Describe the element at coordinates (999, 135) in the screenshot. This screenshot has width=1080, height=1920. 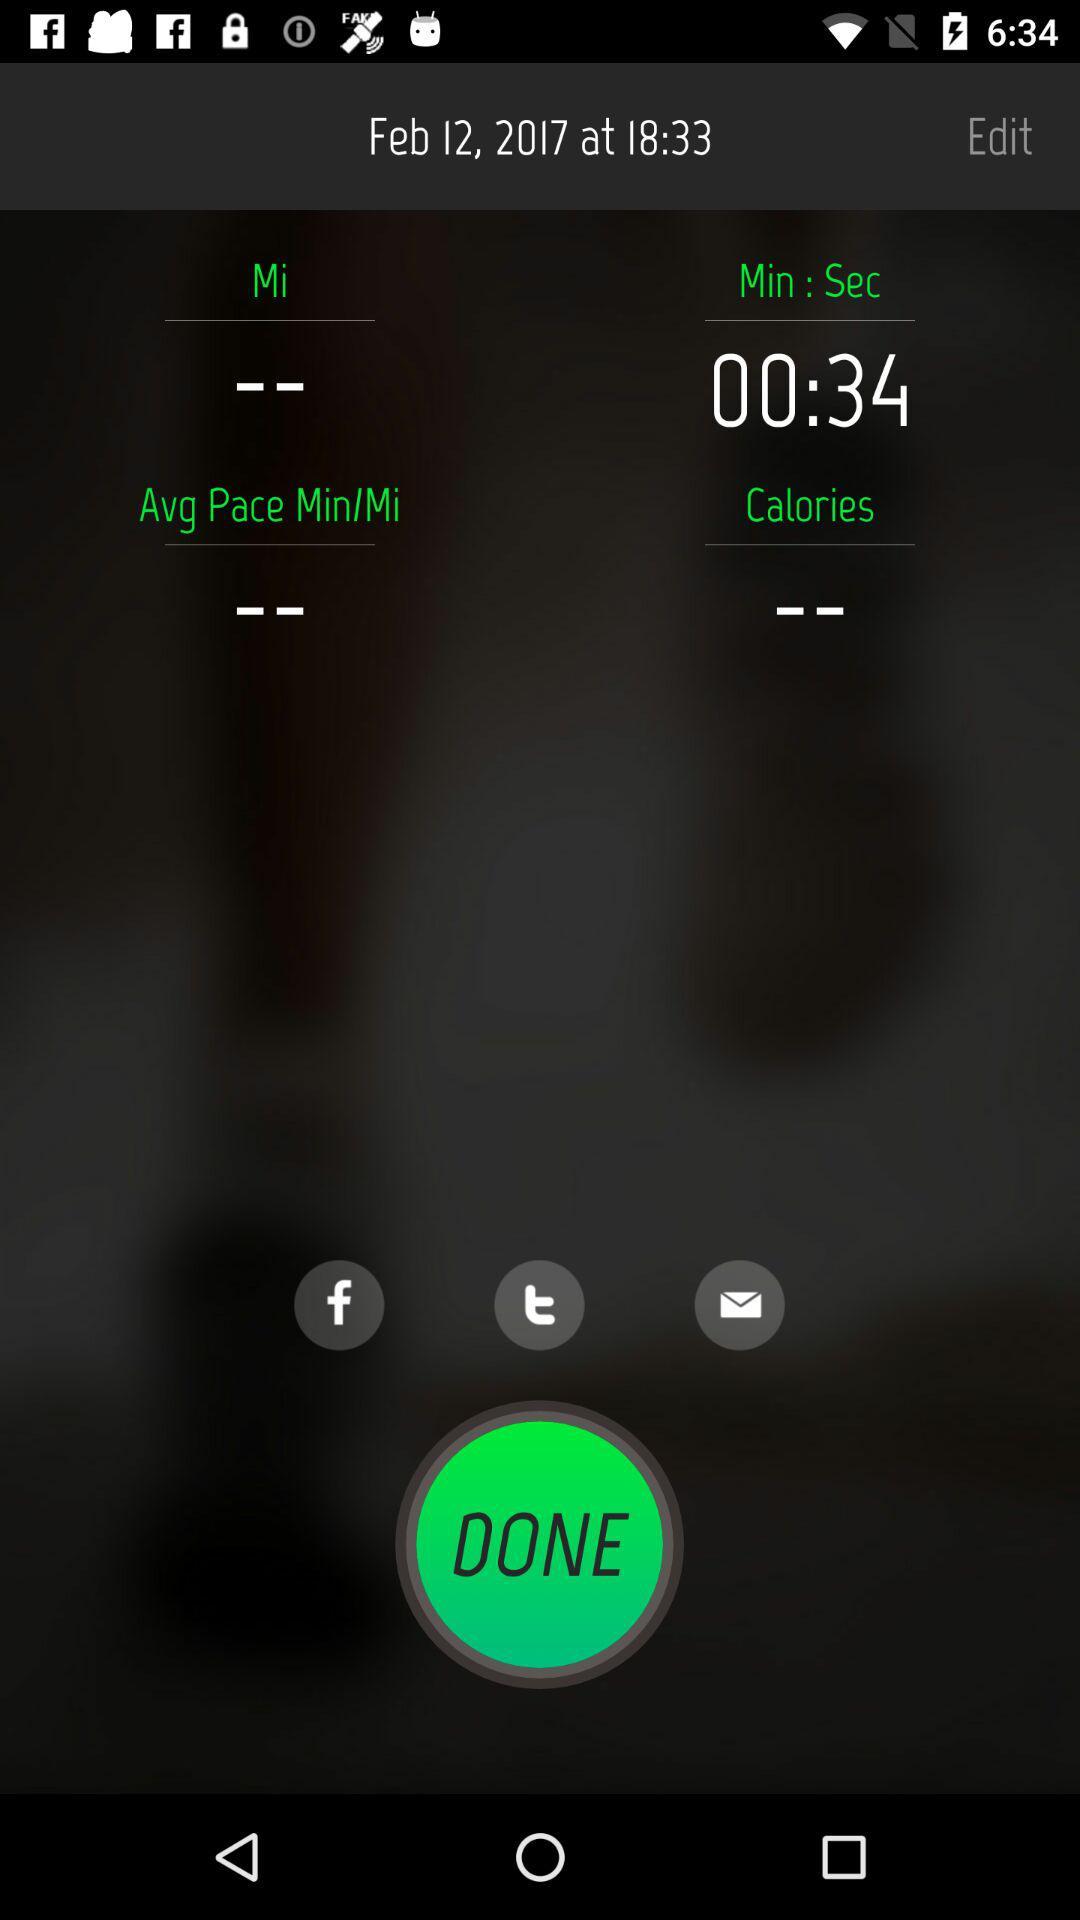
I see `icon to the right of feb 12 2017 item` at that location.